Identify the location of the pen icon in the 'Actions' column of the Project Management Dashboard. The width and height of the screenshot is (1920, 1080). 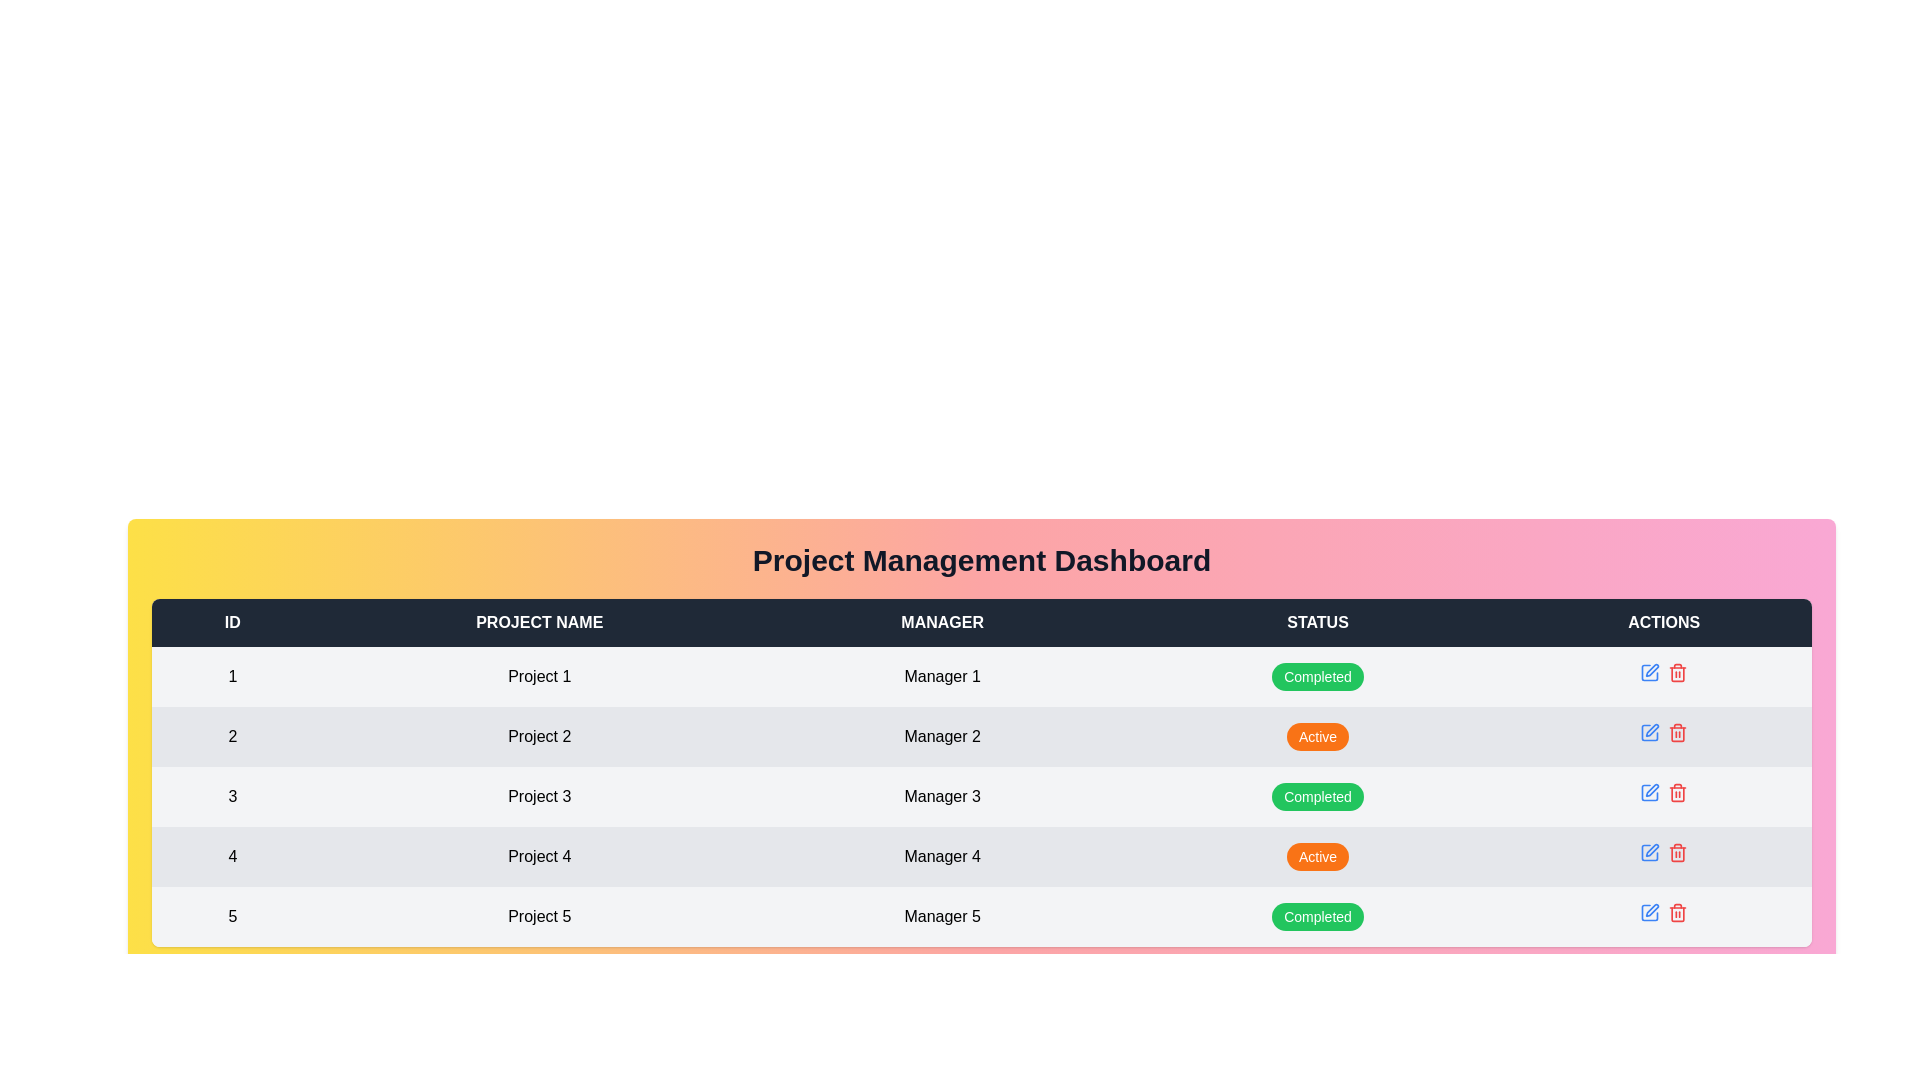
(1652, 850).